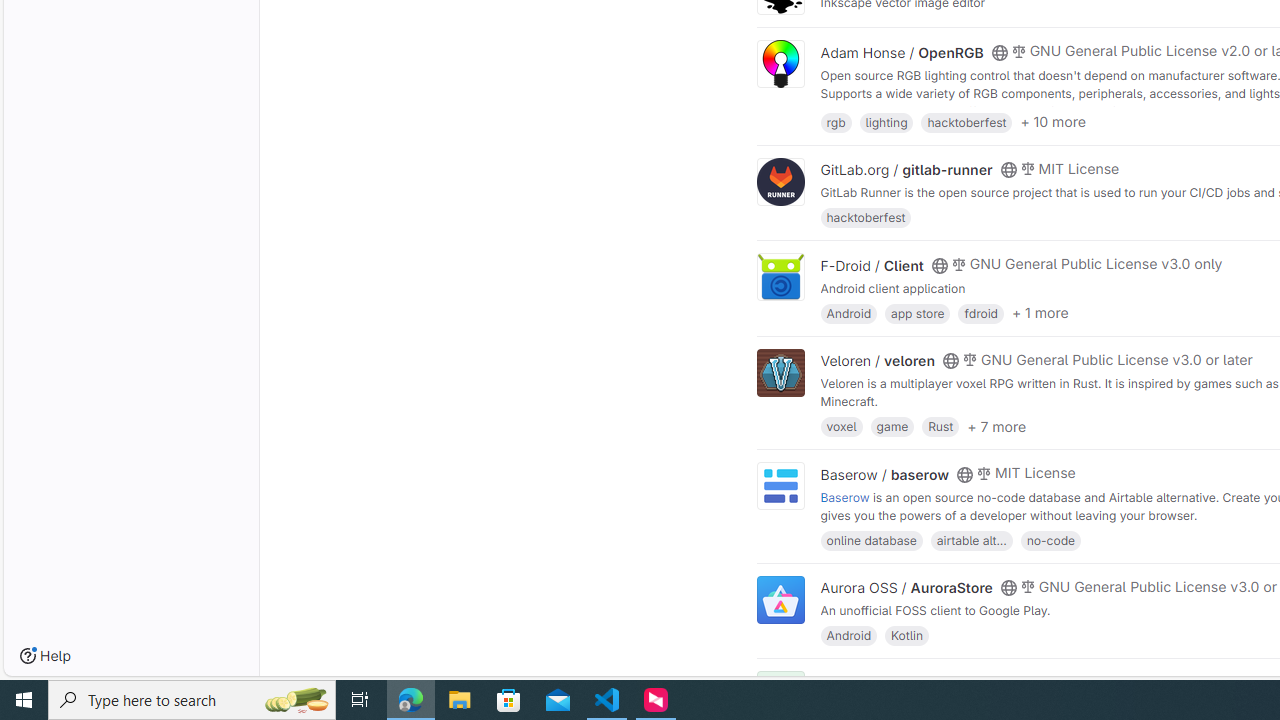  I want to click on 'Aurora OSS / AuroraStore', so click(905, 586).